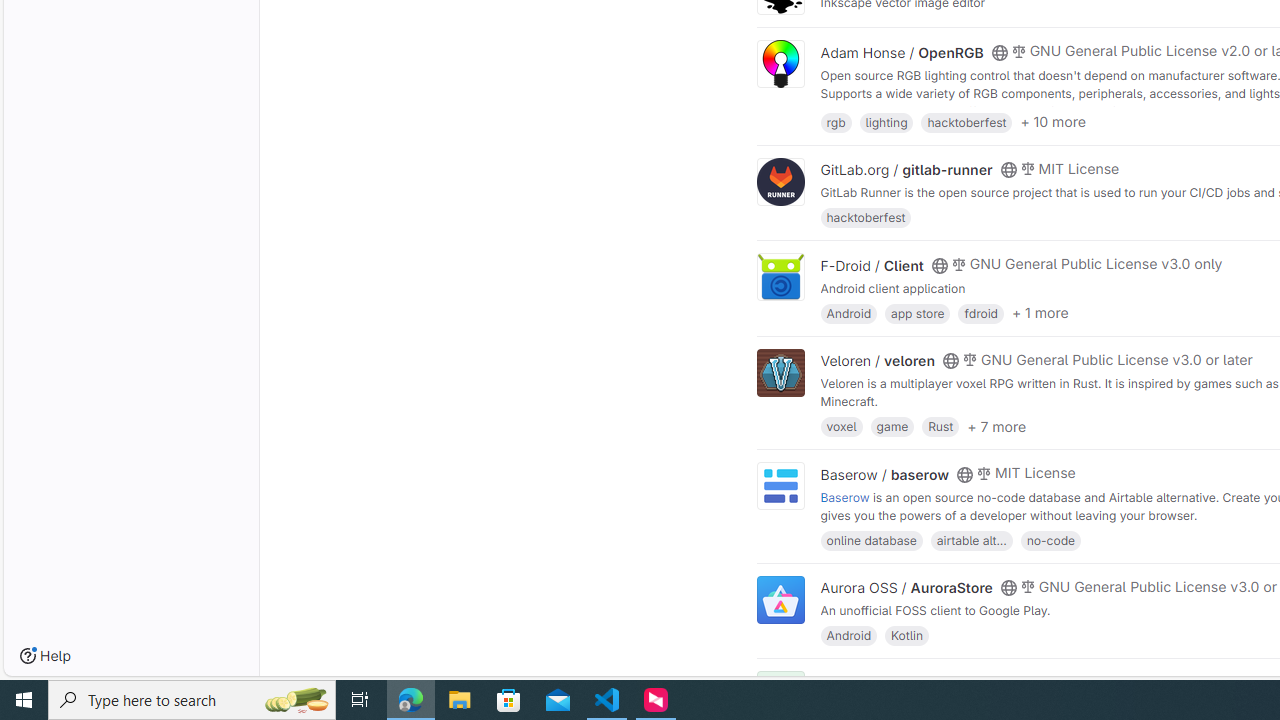  I want to click on 'Aurora OSS / AuroraStore', so click(905, 586).